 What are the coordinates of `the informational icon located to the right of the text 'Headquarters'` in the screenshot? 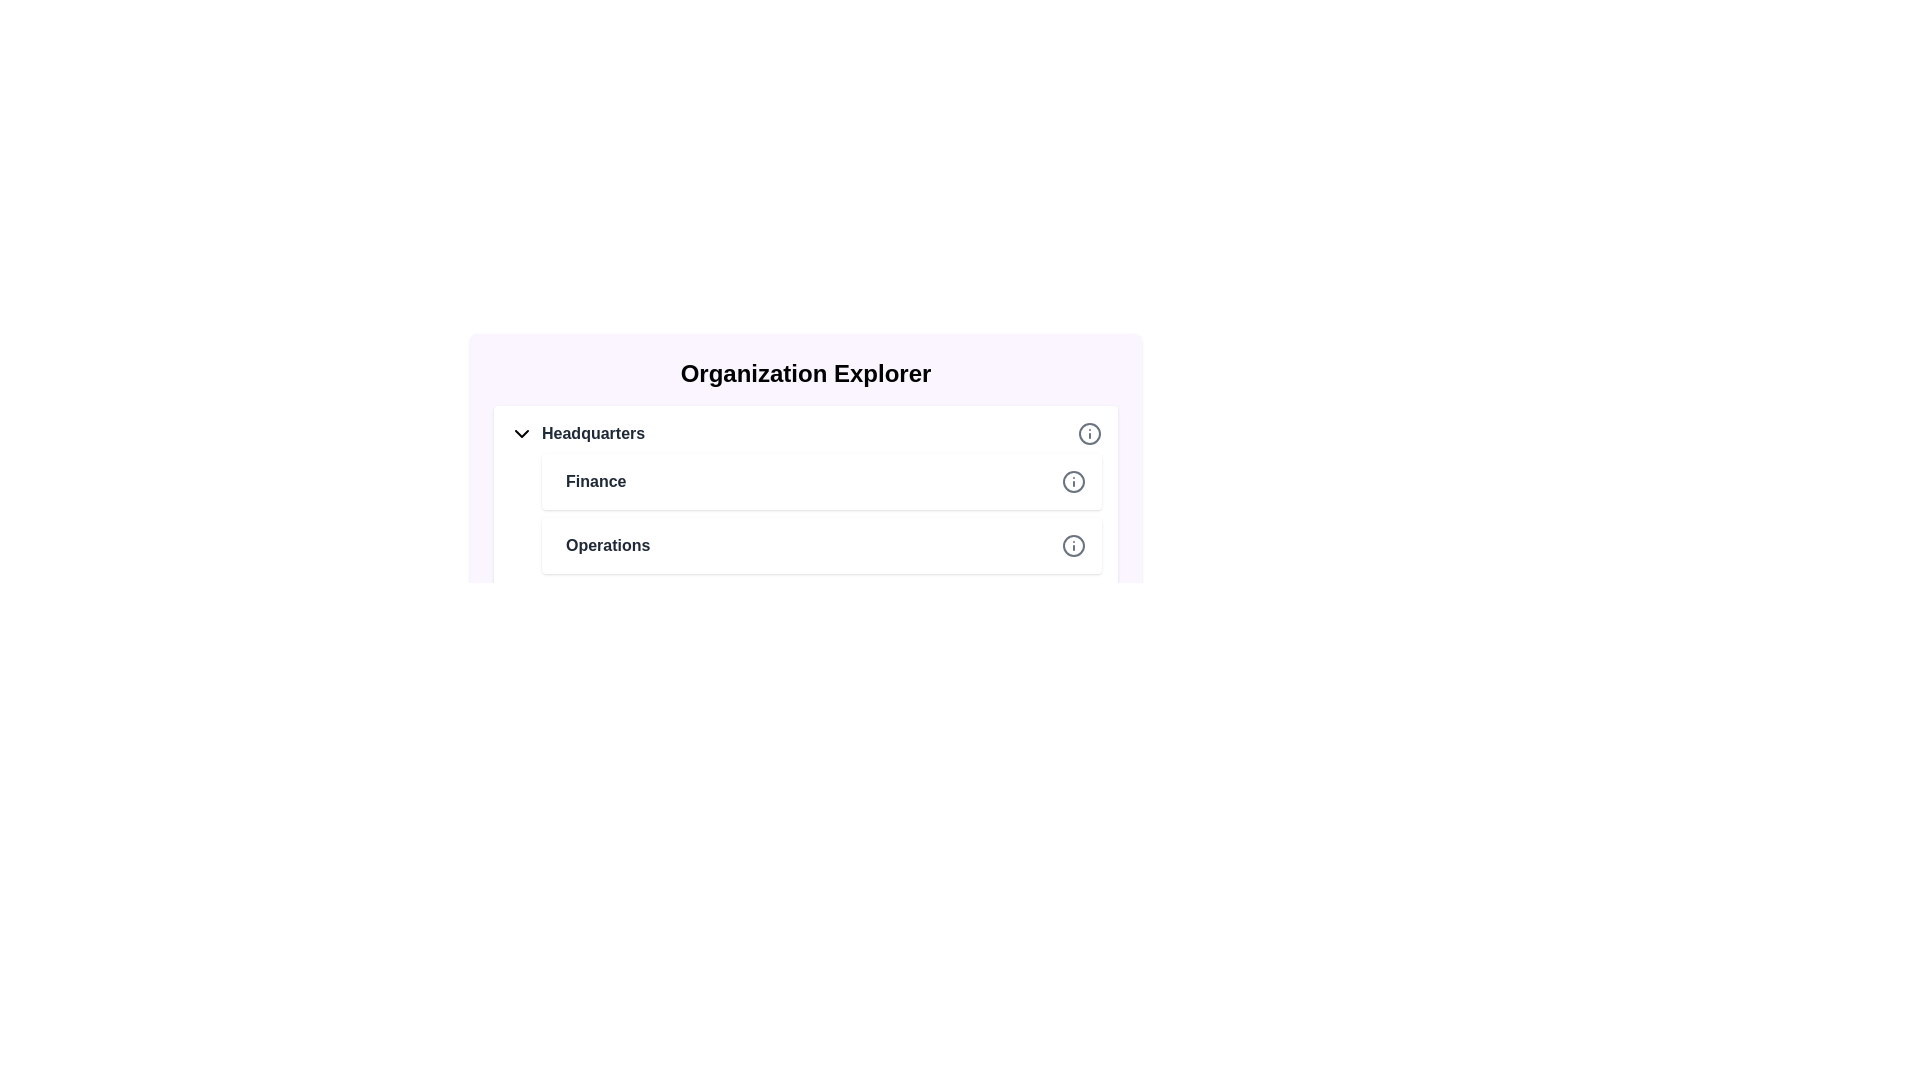 It's located at (1088, 433).